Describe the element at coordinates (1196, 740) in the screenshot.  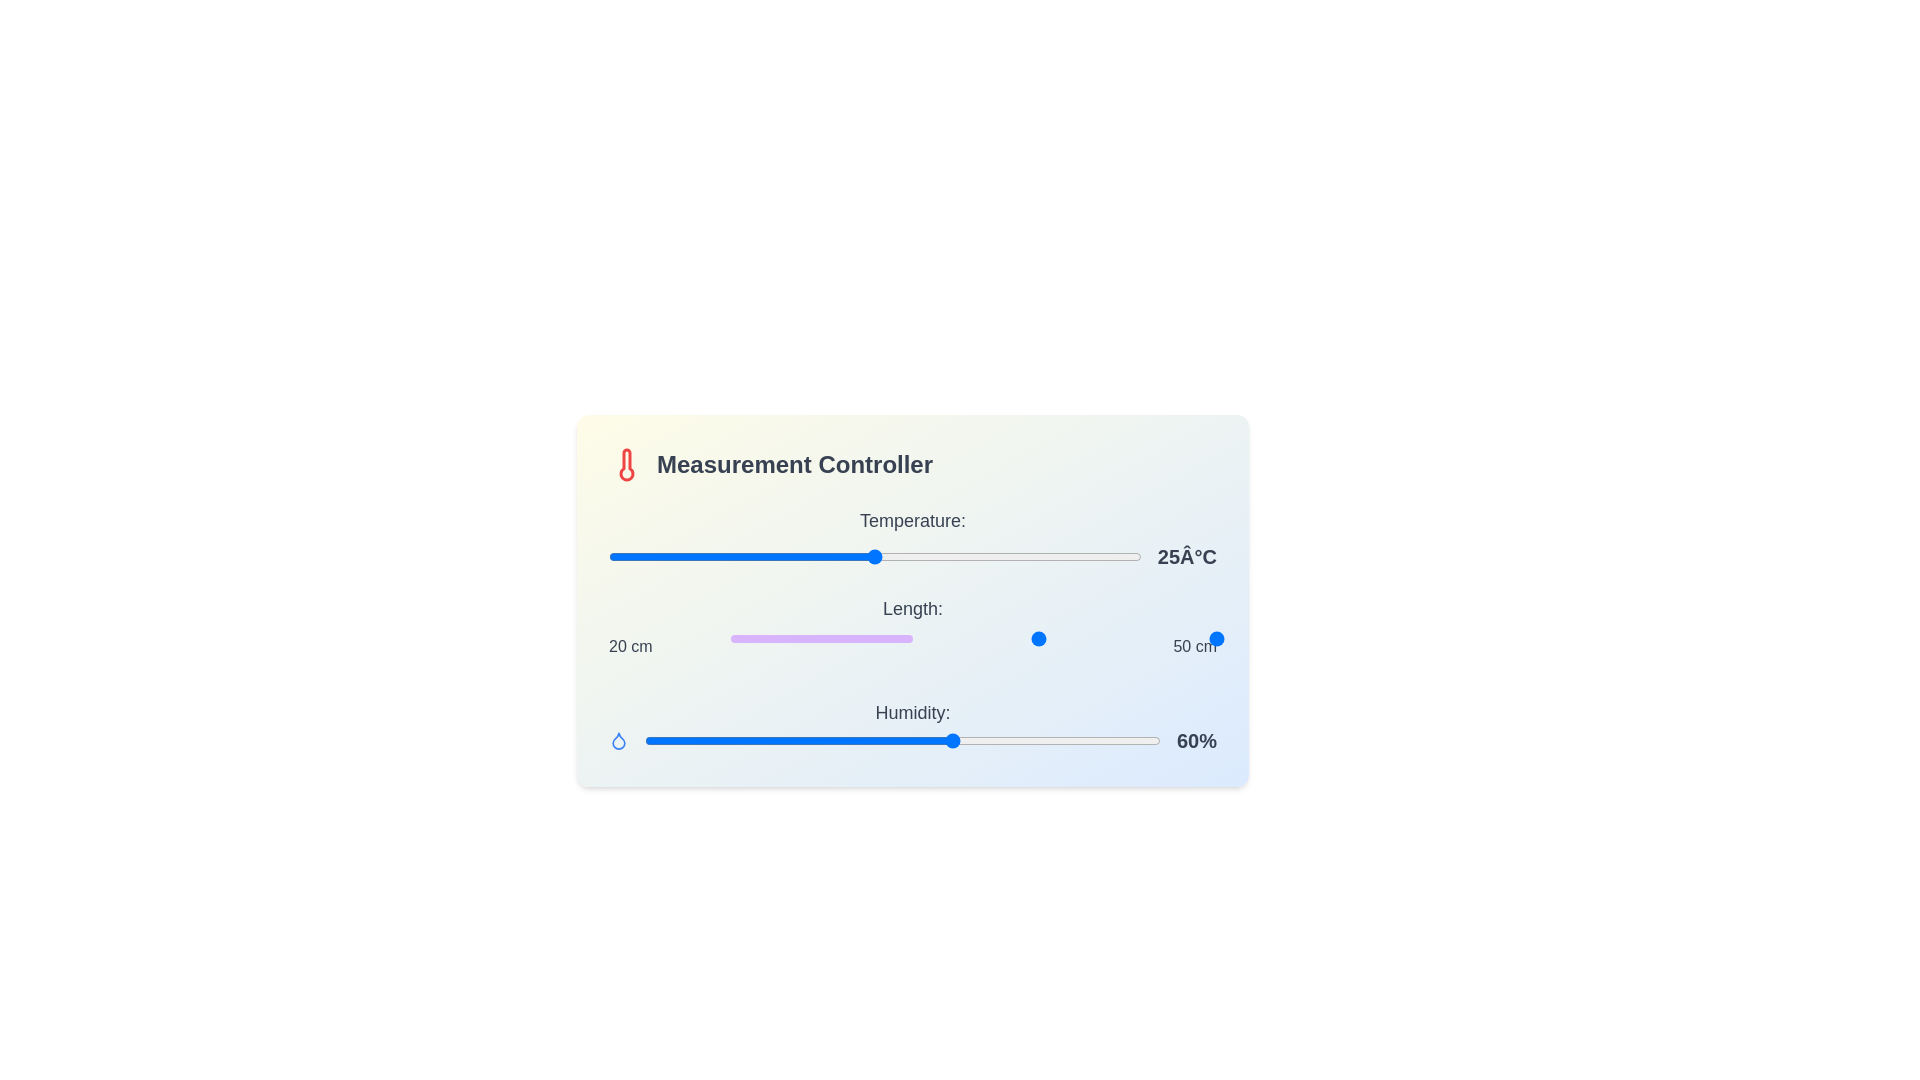
I see `the text label displaying '60%' which is positioned to the right of a horizontal blue progress bar in the bottom right corner of the interface` at that location.